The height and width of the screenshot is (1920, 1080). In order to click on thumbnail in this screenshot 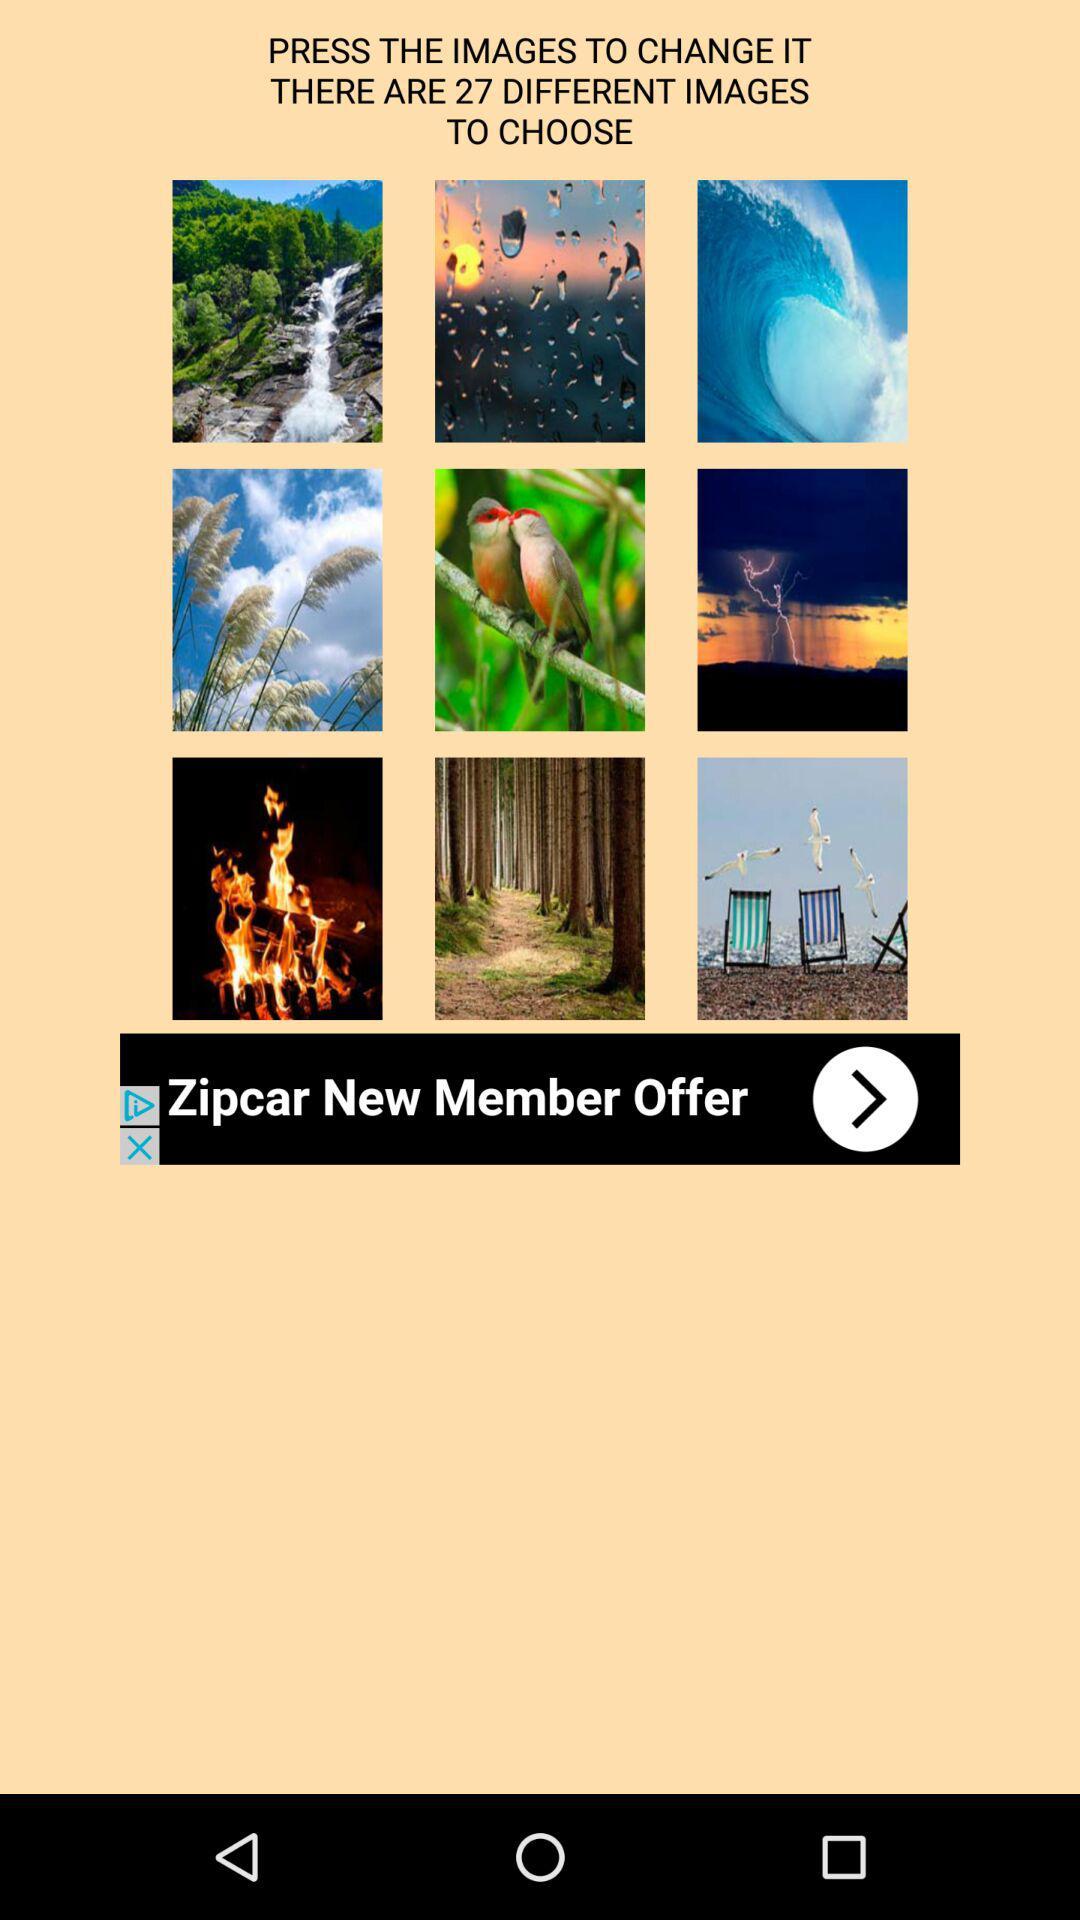, I will do `click(540, 310)`.